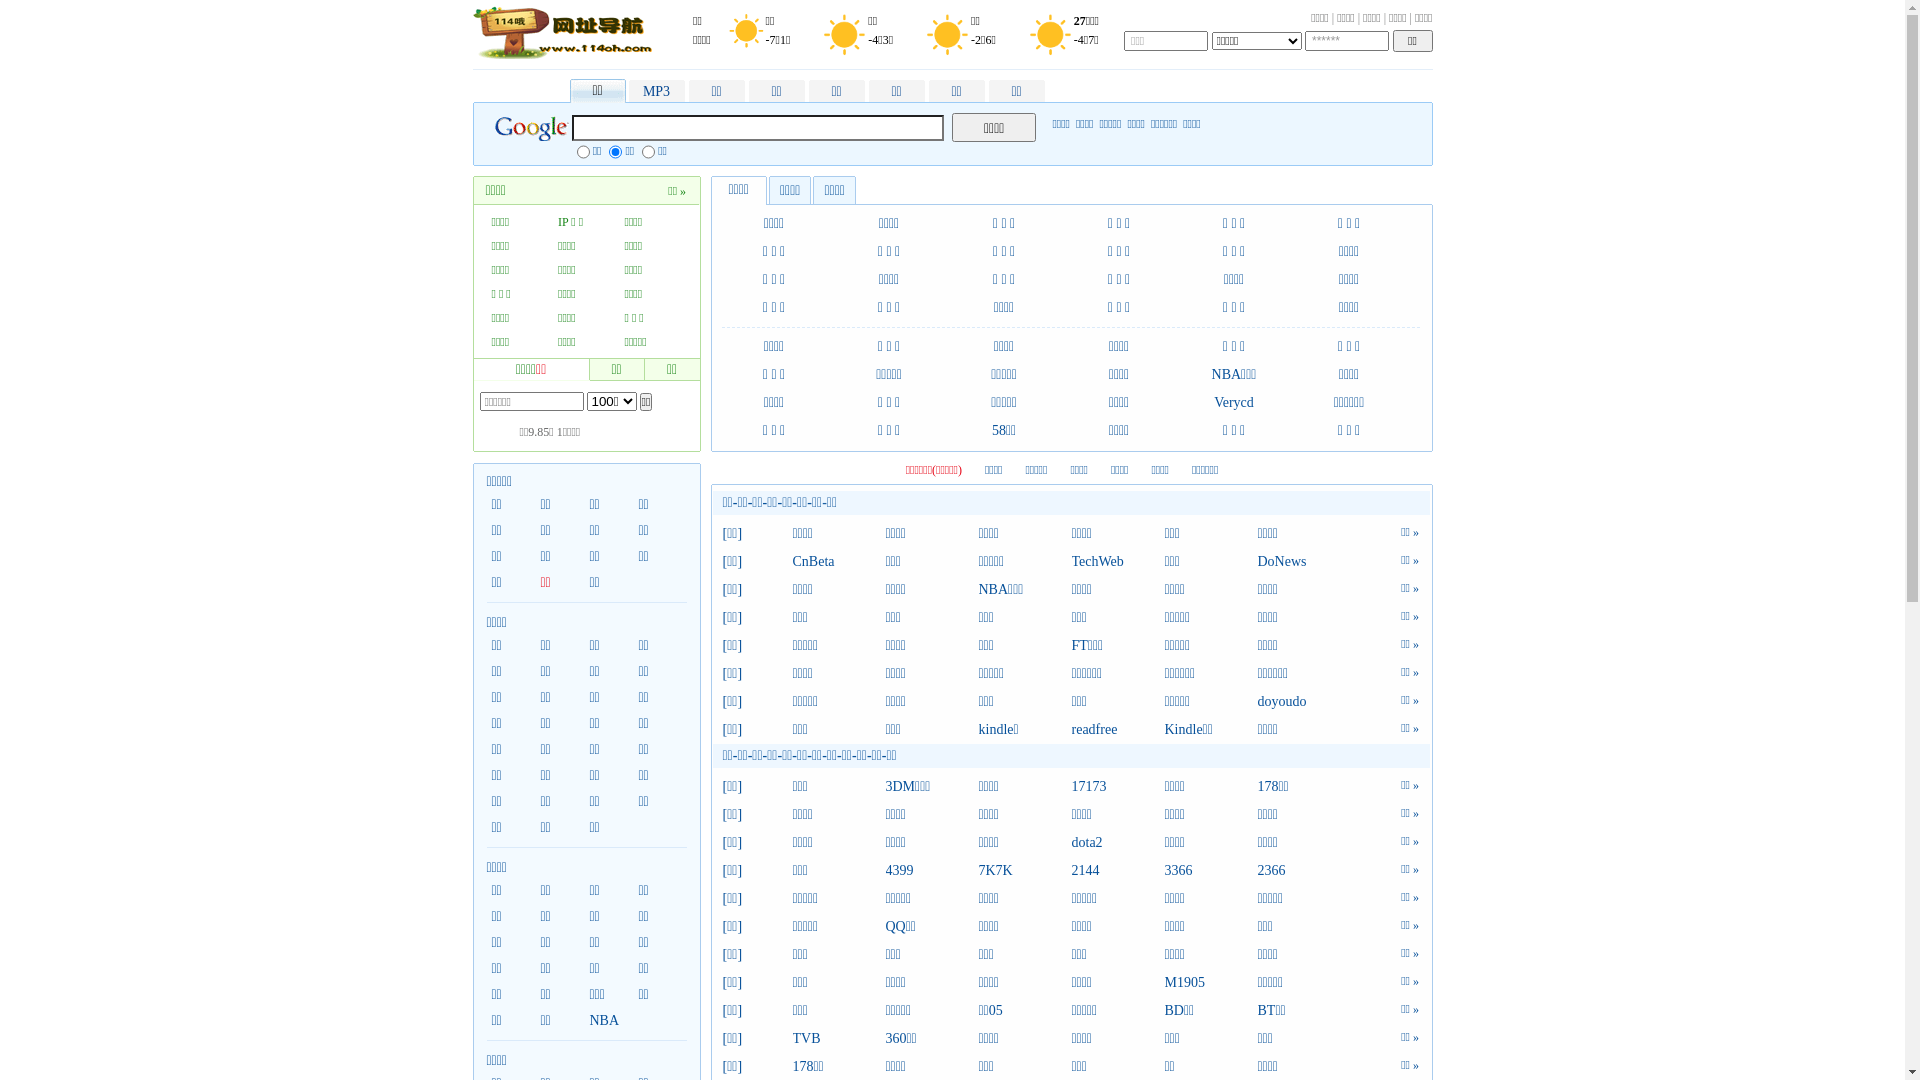  What do you see at coordinates (1117, 843) in the screenshot?
I see `'dota2'` at bounding box center [1117, 843].